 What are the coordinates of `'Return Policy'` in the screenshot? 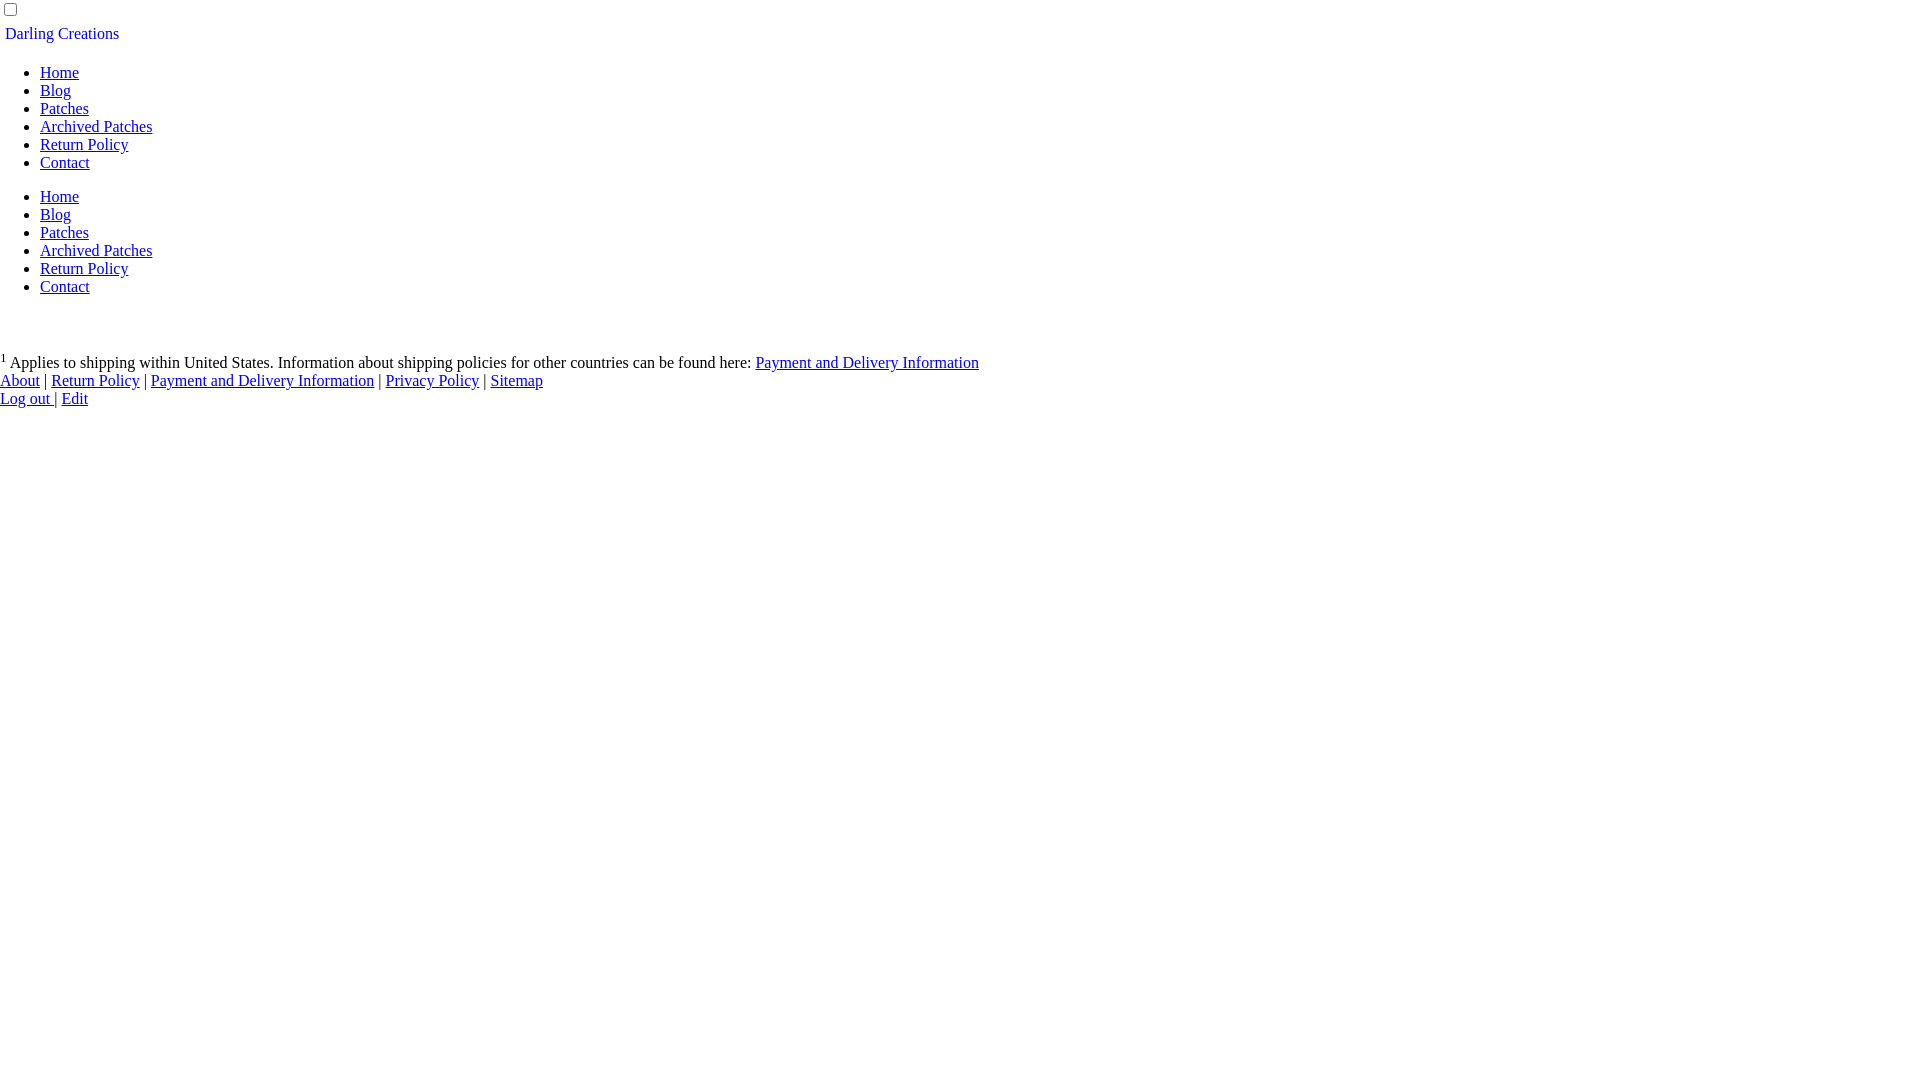 It's located at (82, 267).